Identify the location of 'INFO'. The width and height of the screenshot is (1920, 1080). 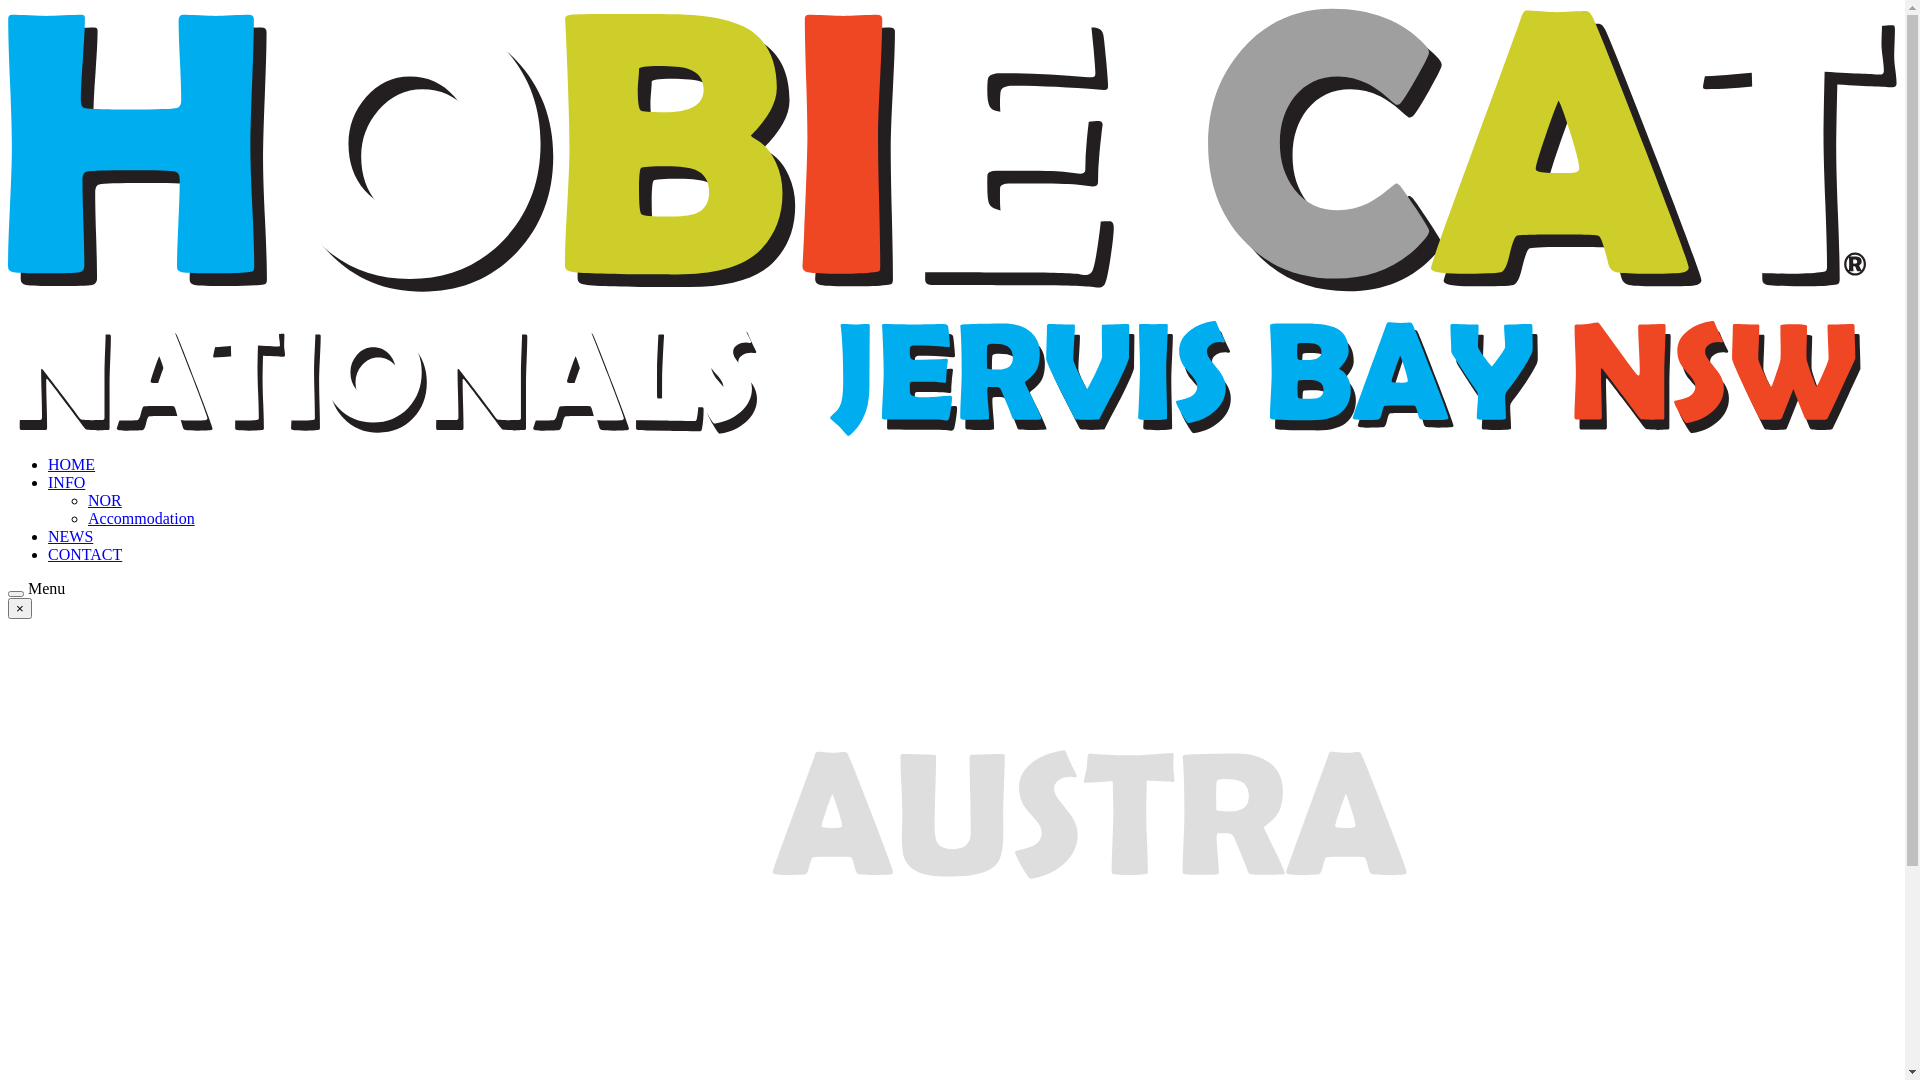
(48, 482).